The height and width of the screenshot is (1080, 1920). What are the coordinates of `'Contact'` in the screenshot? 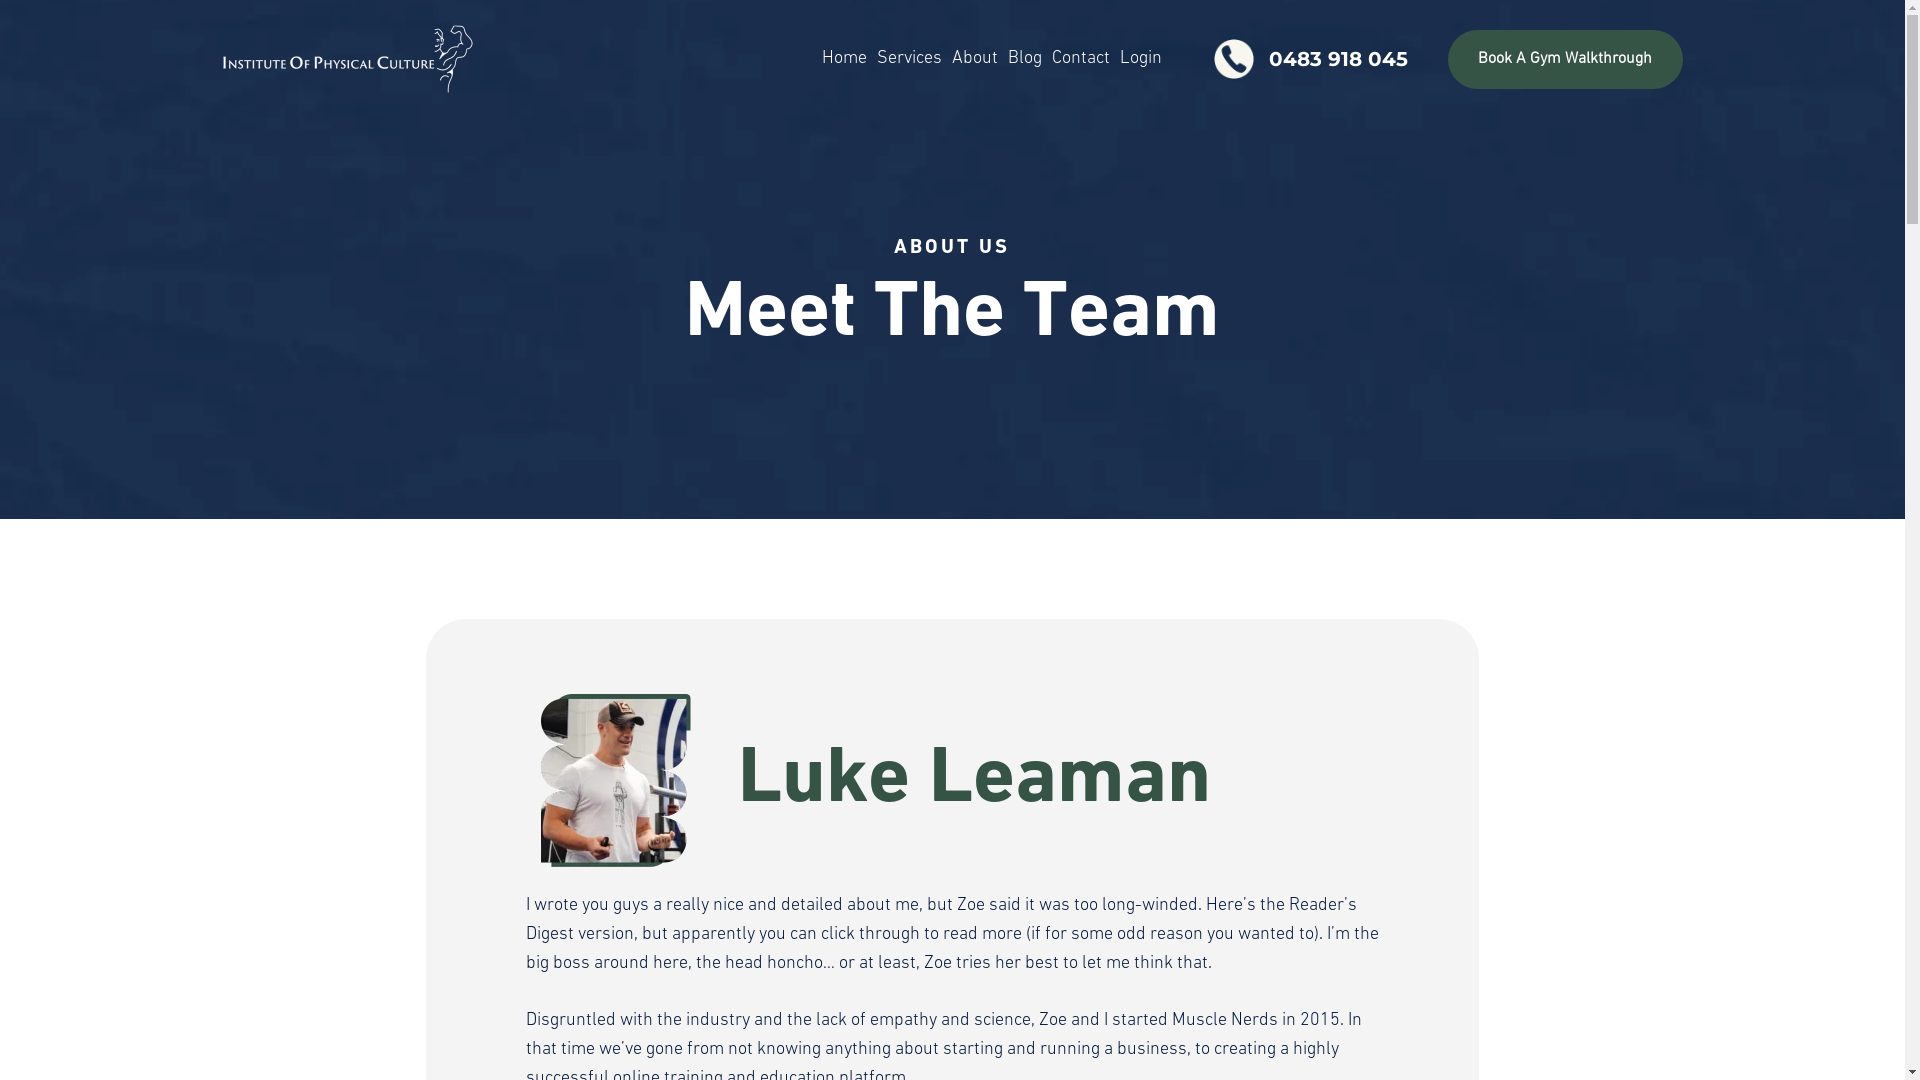 It's located at (1079, 57).